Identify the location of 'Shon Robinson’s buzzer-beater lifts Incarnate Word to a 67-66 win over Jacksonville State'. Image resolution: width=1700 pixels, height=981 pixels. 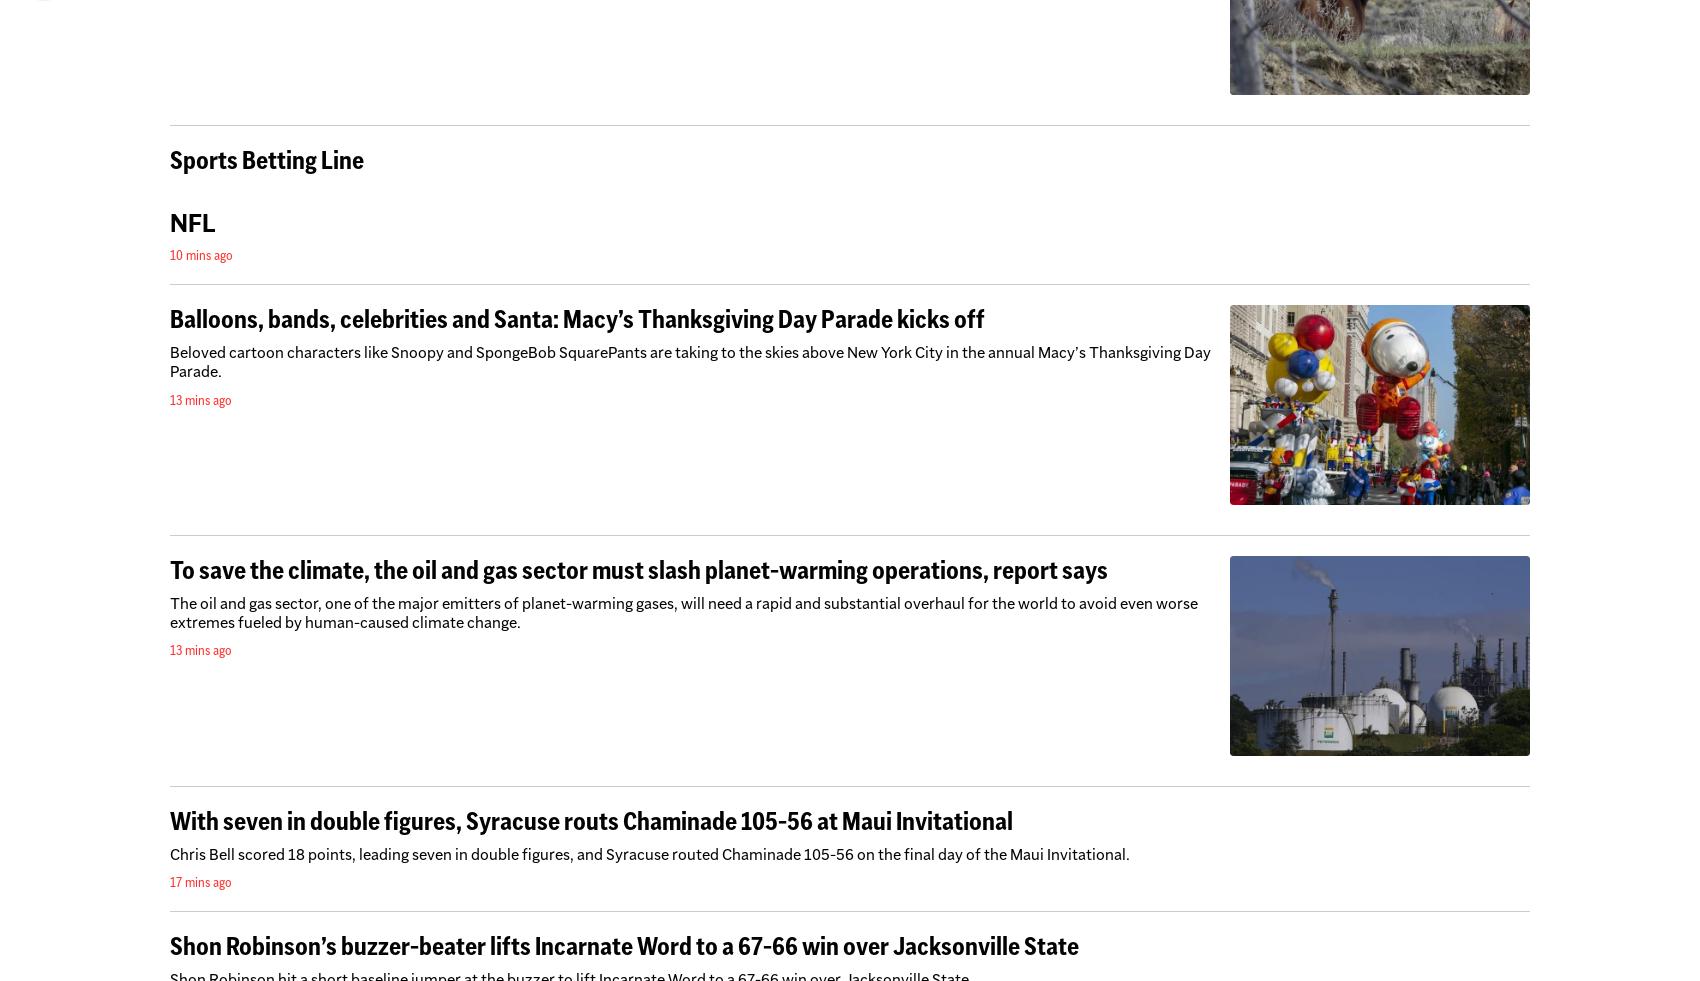
(623, 944).